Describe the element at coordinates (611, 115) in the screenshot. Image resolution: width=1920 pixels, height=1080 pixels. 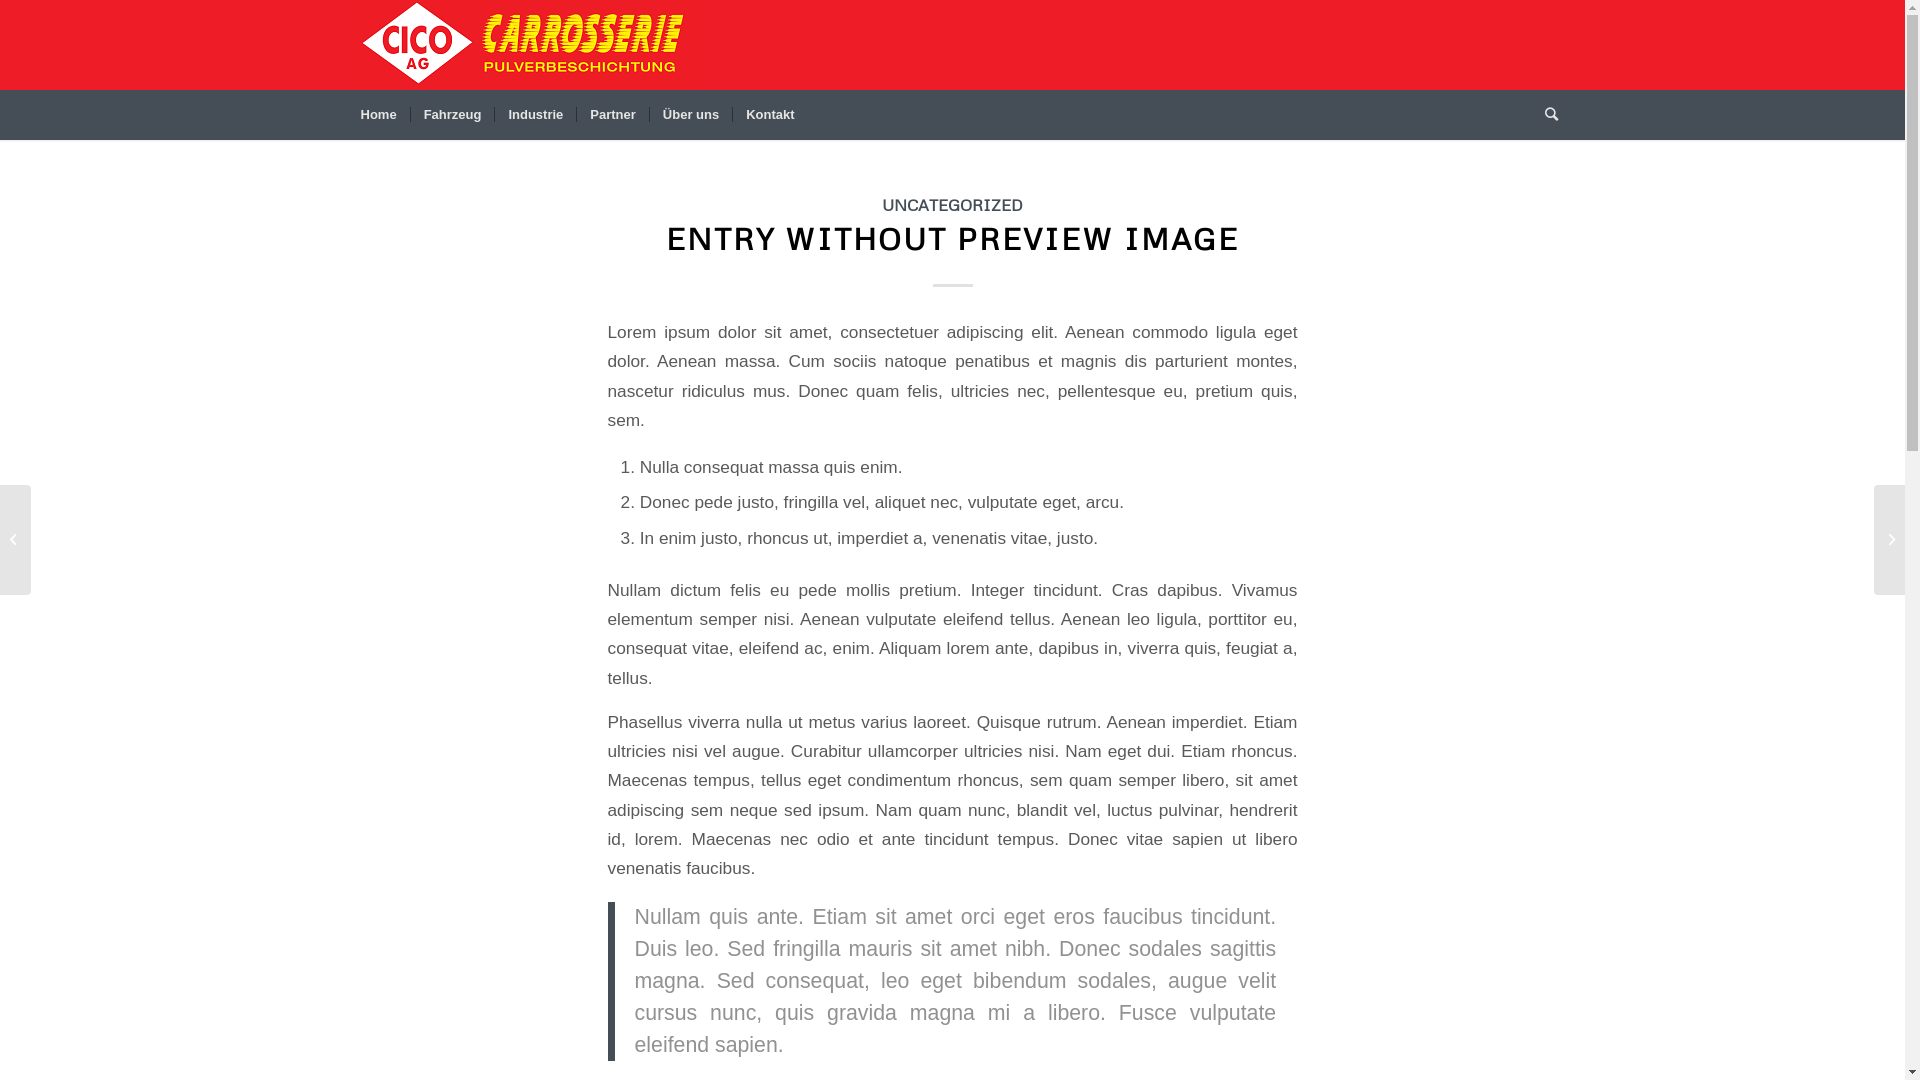
I see `'Partner'` at that location.